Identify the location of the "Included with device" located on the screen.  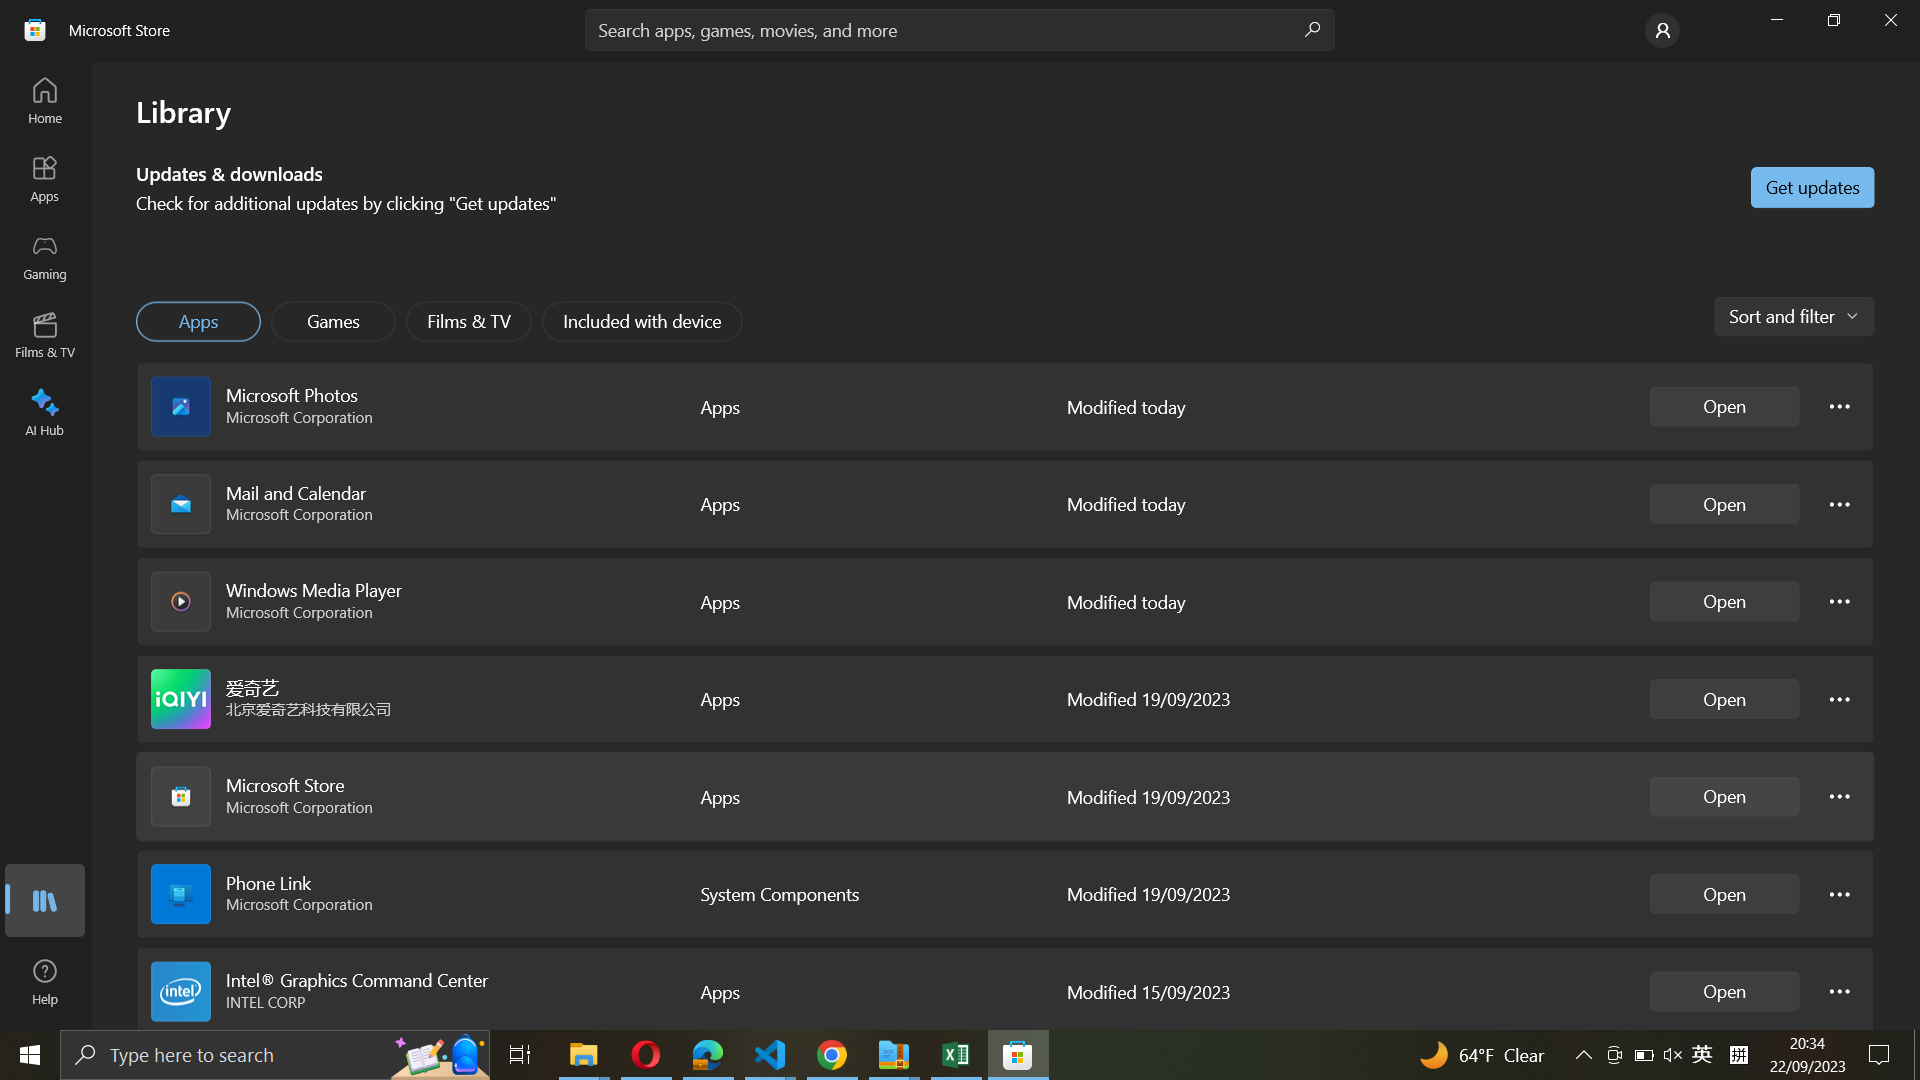
(644, 319).